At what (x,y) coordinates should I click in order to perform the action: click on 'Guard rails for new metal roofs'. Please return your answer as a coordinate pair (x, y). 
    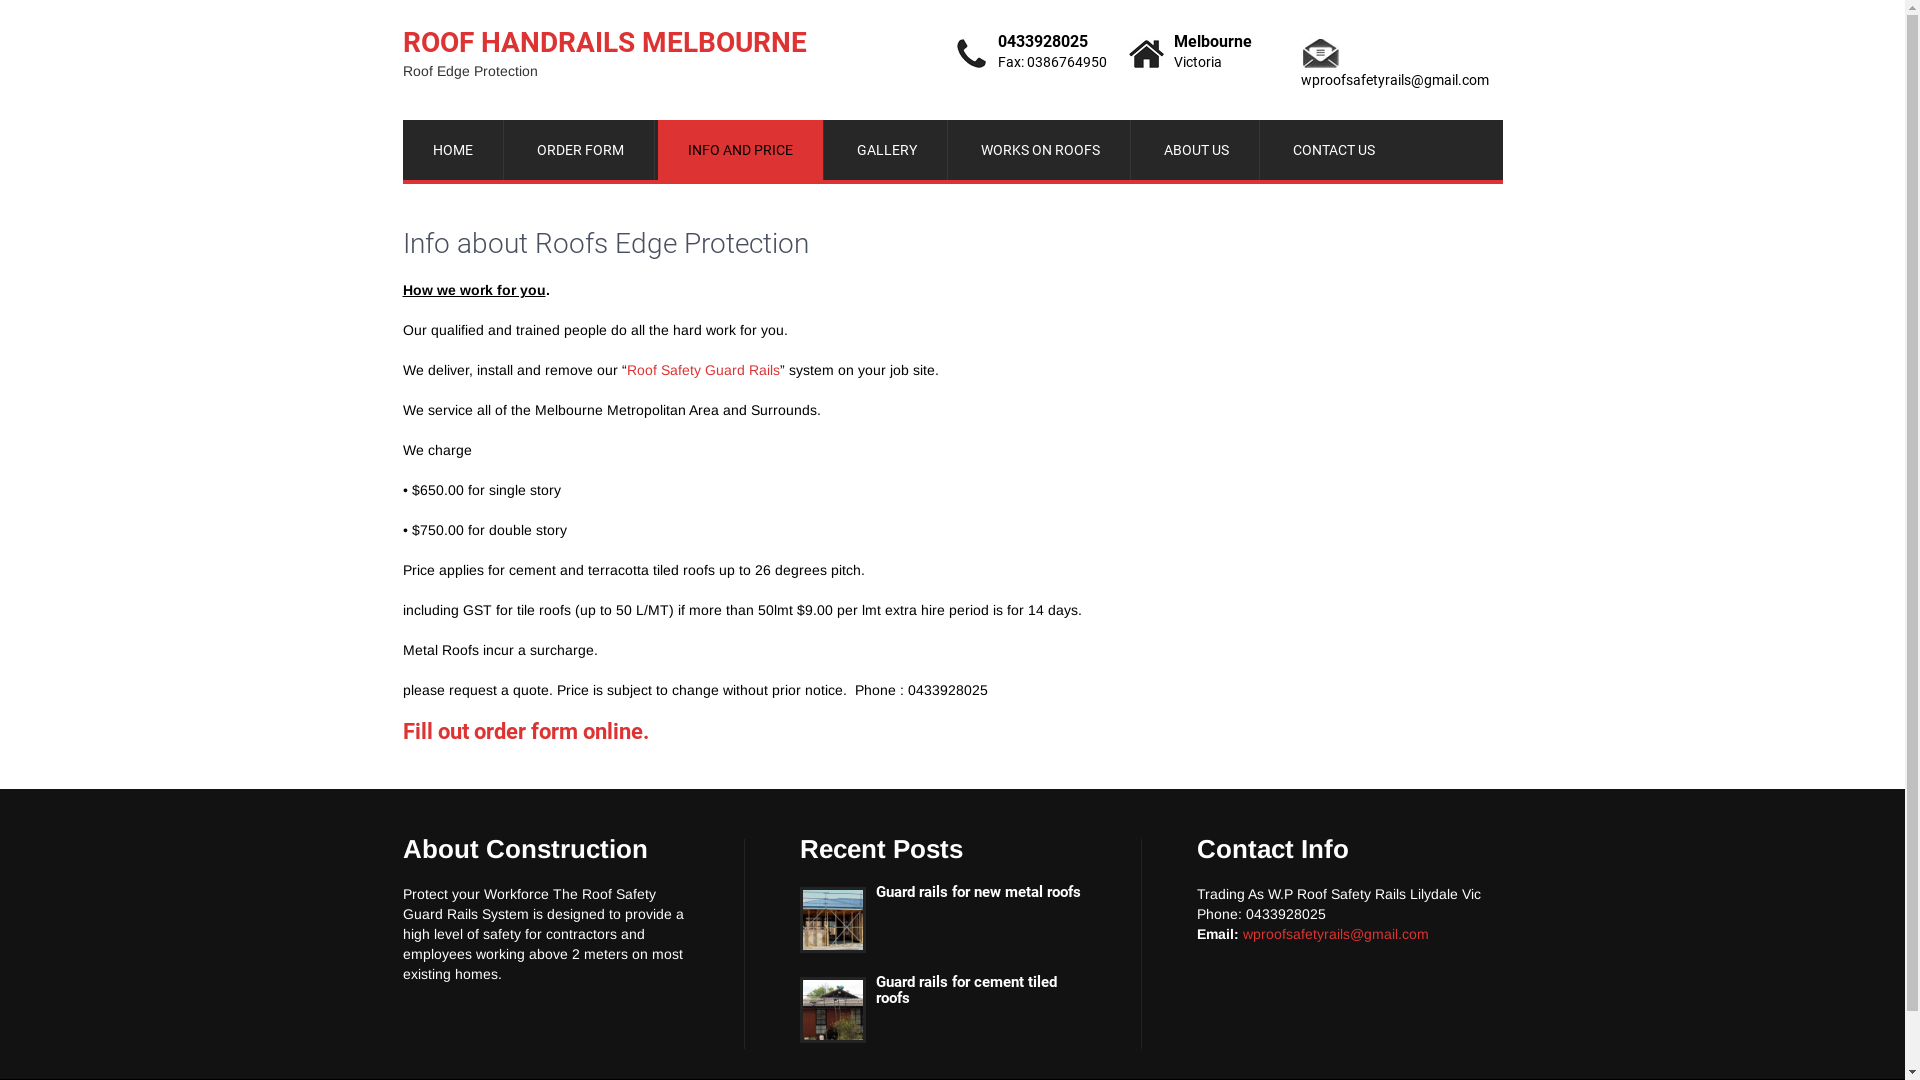
    Looking at the image, I should click on (941, 891).